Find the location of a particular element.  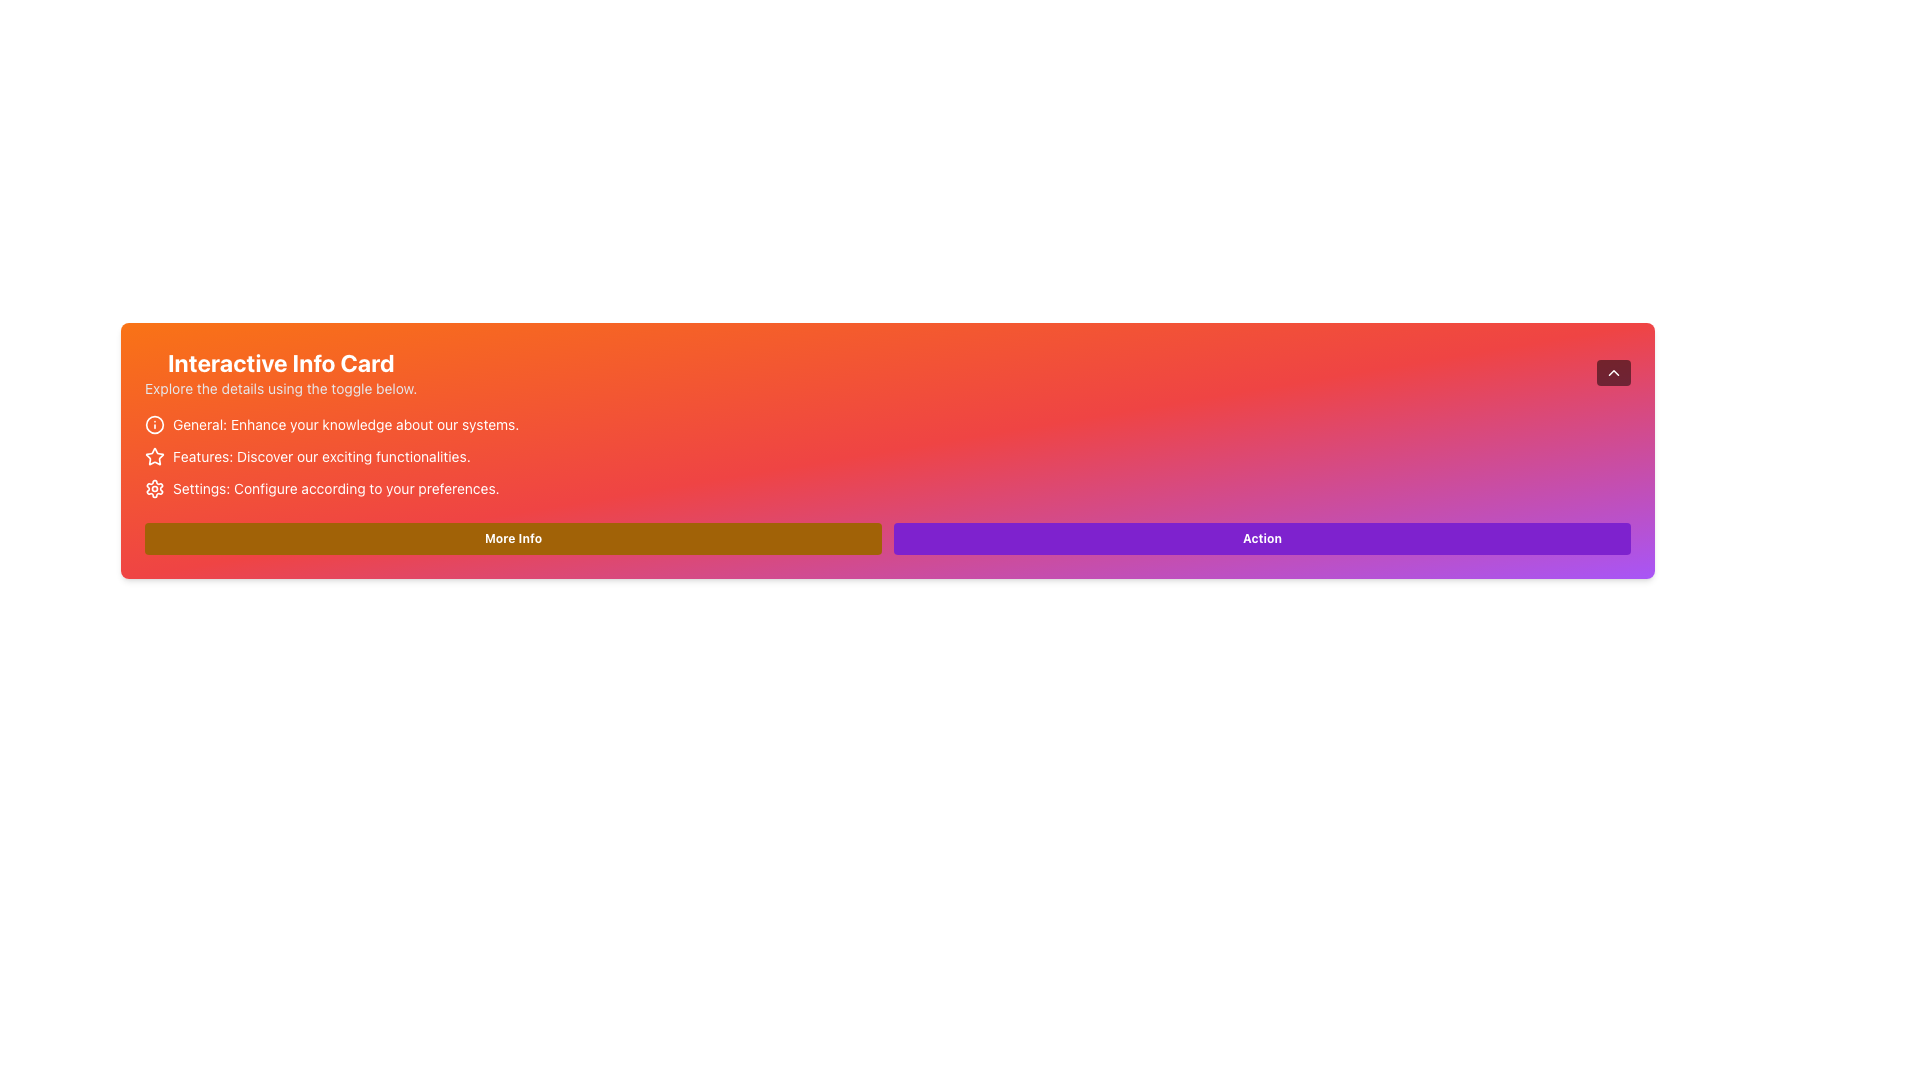

the star-shaped icon located to the left of the text 'Features: Discover our exciting functionalities.' This icon is the second in a vertical list of items including 'General' and 'Settings.' is located at coordinates (153, 456).